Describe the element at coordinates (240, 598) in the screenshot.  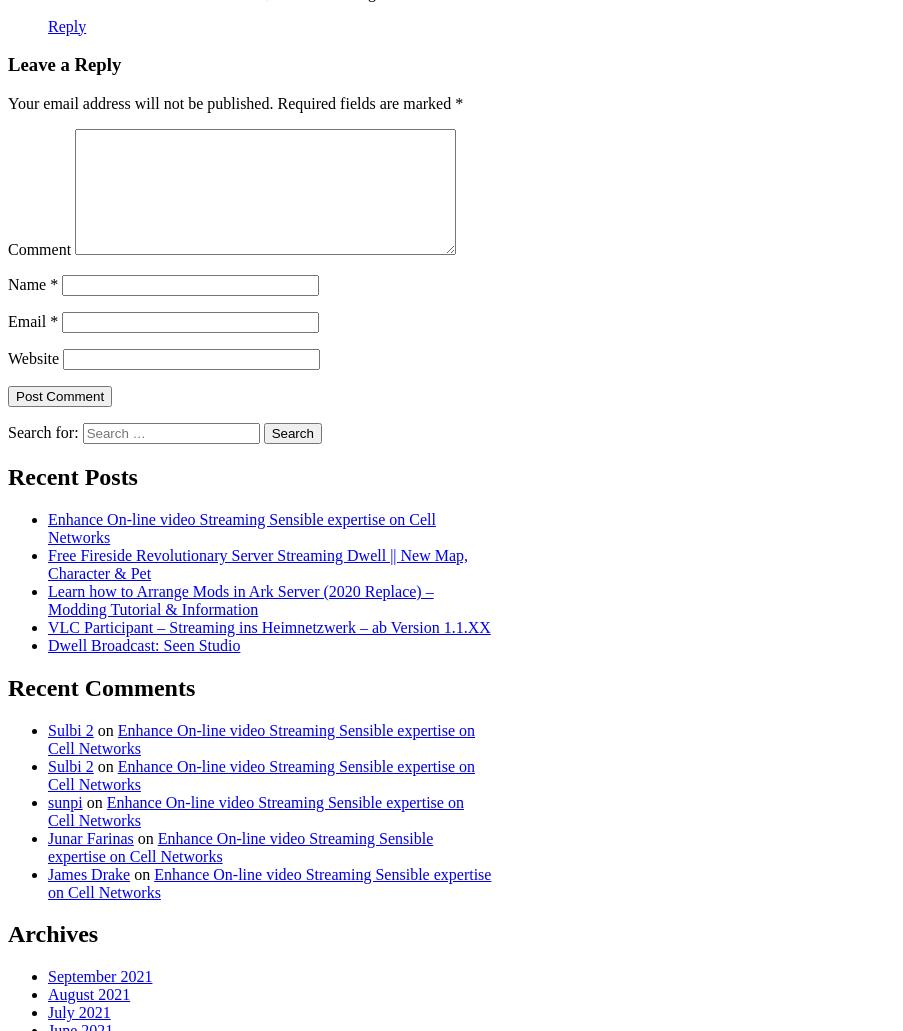
I see `'Learn how to Arrange Mods in Ark Server (2020 Replace) – Modding Tutorial & Information'` at that location.